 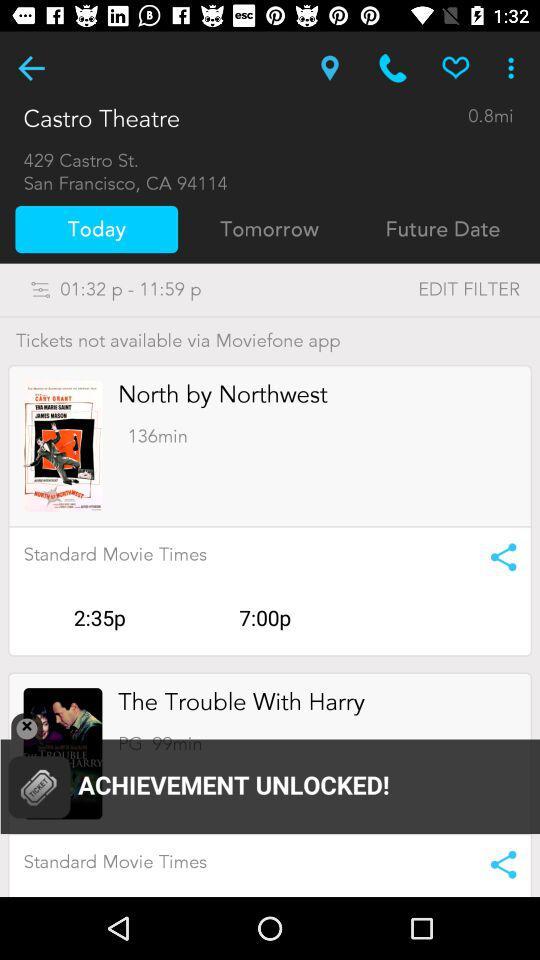 I want to click on go back, so click(x=30, y=68).